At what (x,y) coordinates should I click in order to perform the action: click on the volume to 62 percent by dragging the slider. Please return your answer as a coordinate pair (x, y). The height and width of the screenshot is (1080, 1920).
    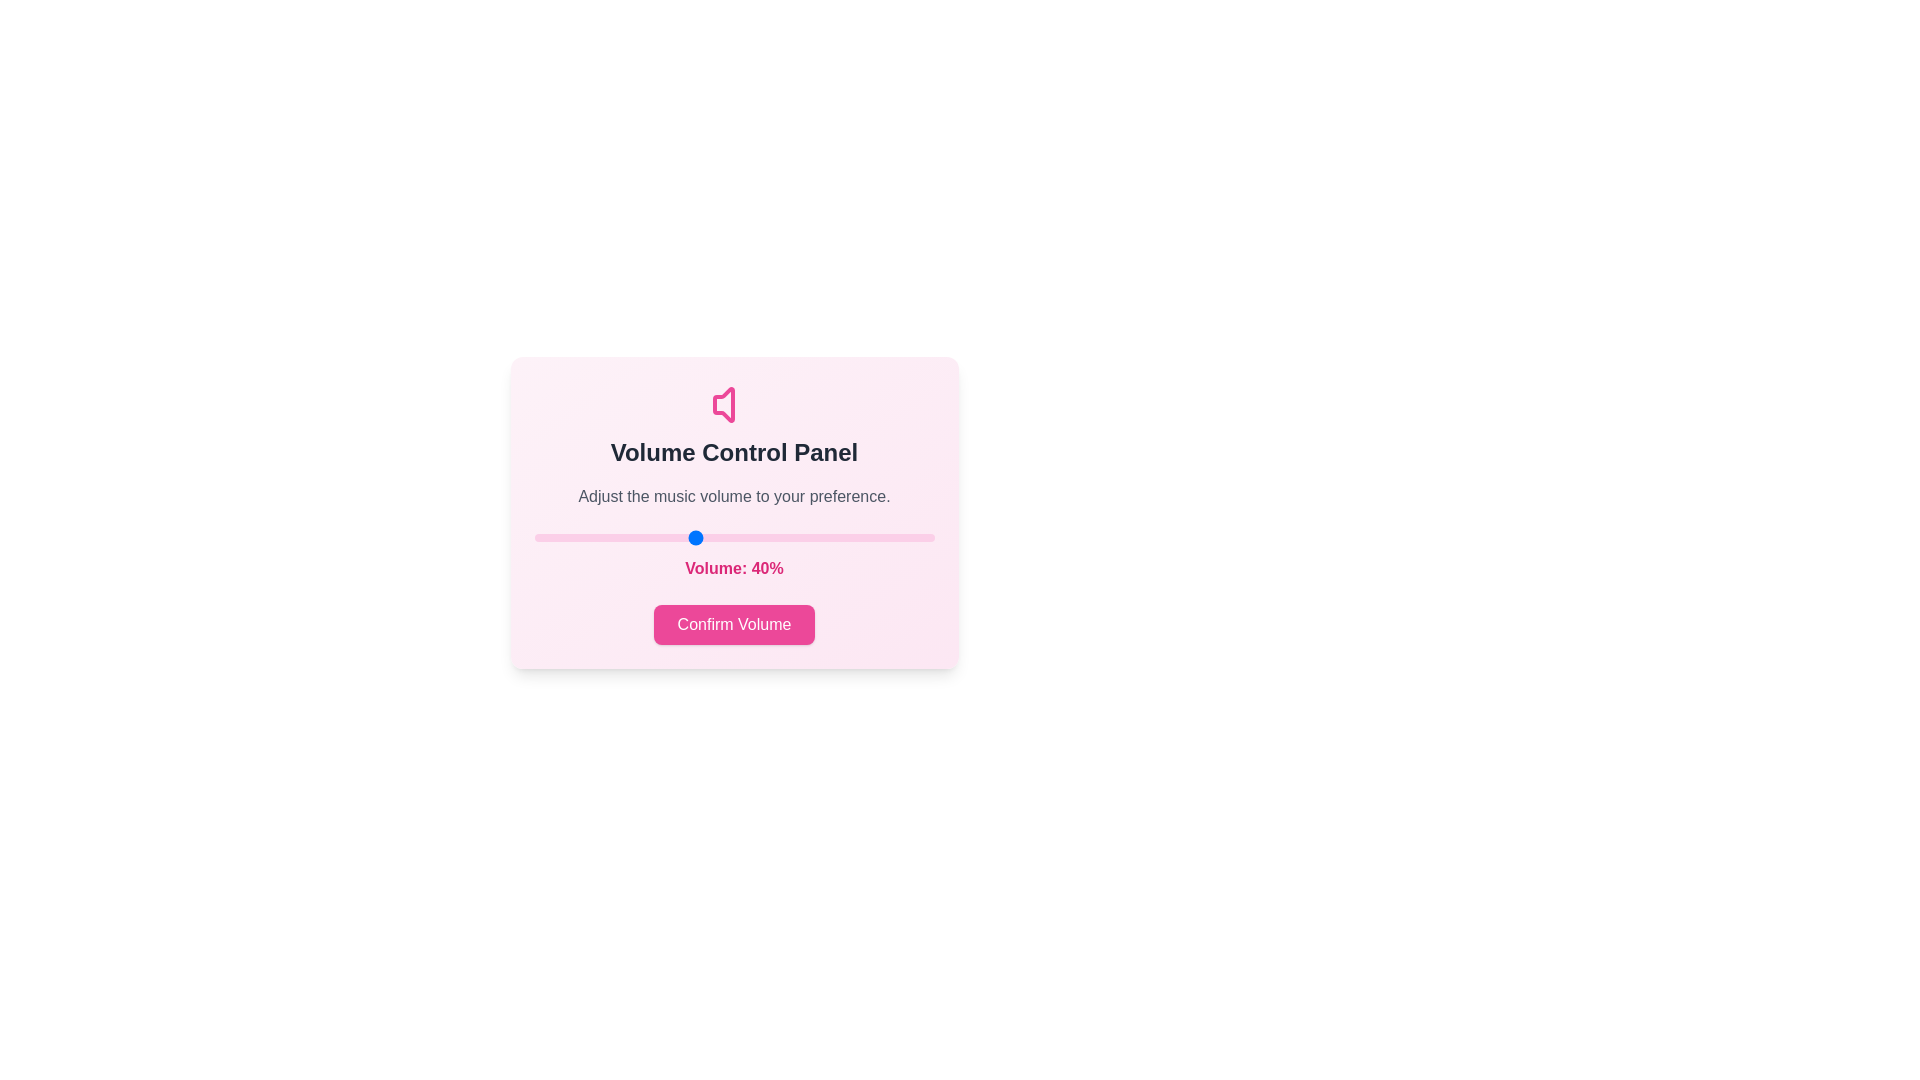
    Looking at the image, I should click on (781, 536).